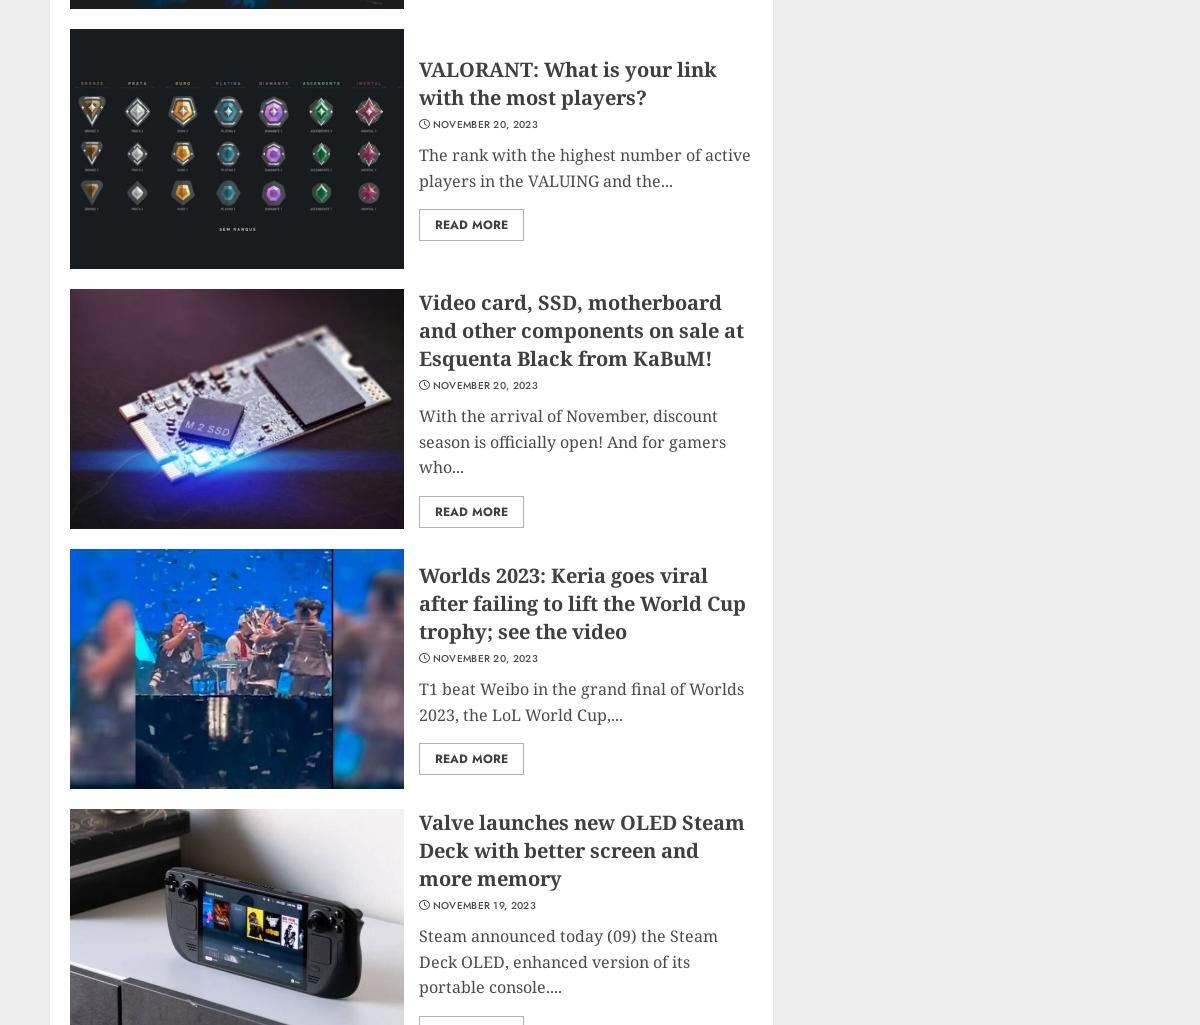 The height and width of the screenshot is (1025, 1200). I want to click on 'Valve launches new OLED Steam Deck with better screen and more memory', so click(581, 850).